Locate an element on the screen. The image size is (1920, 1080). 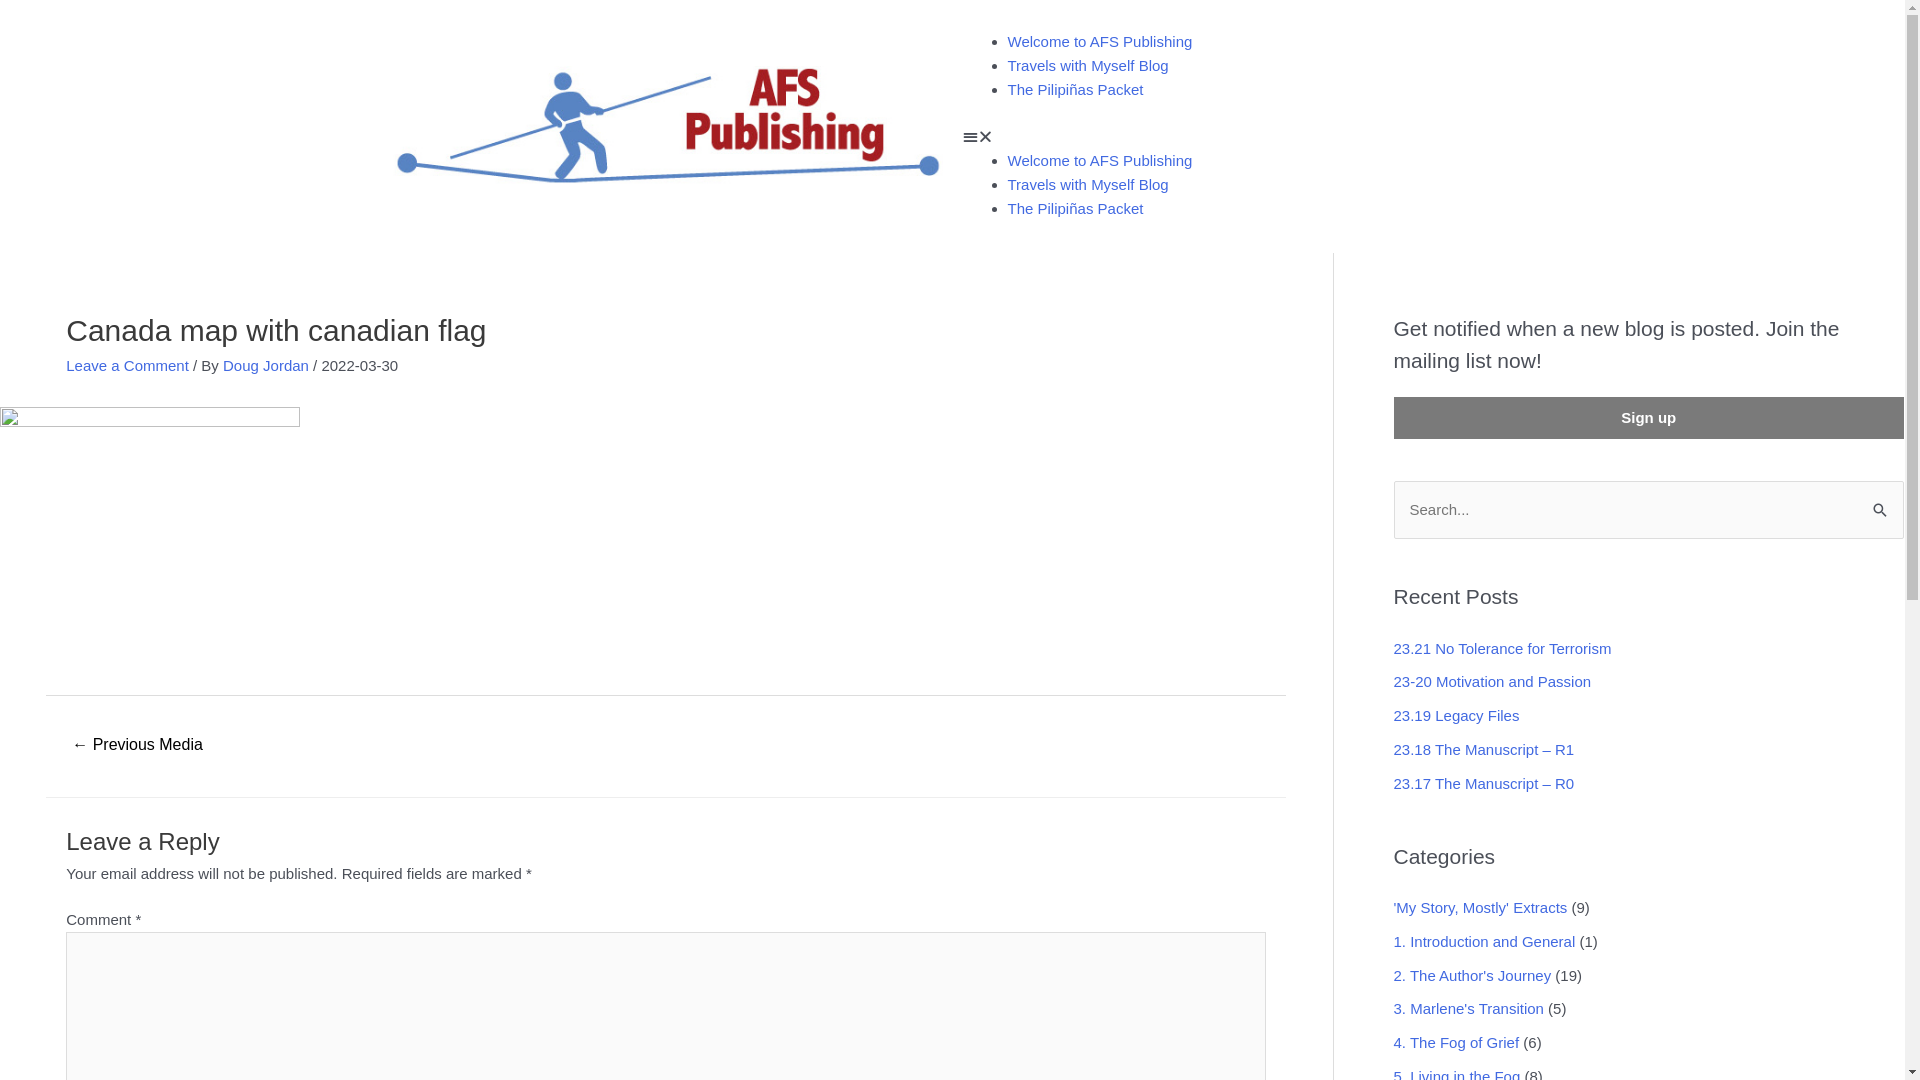
'Welcome to AFS Publishing' is located at coordinates (1099, 159).